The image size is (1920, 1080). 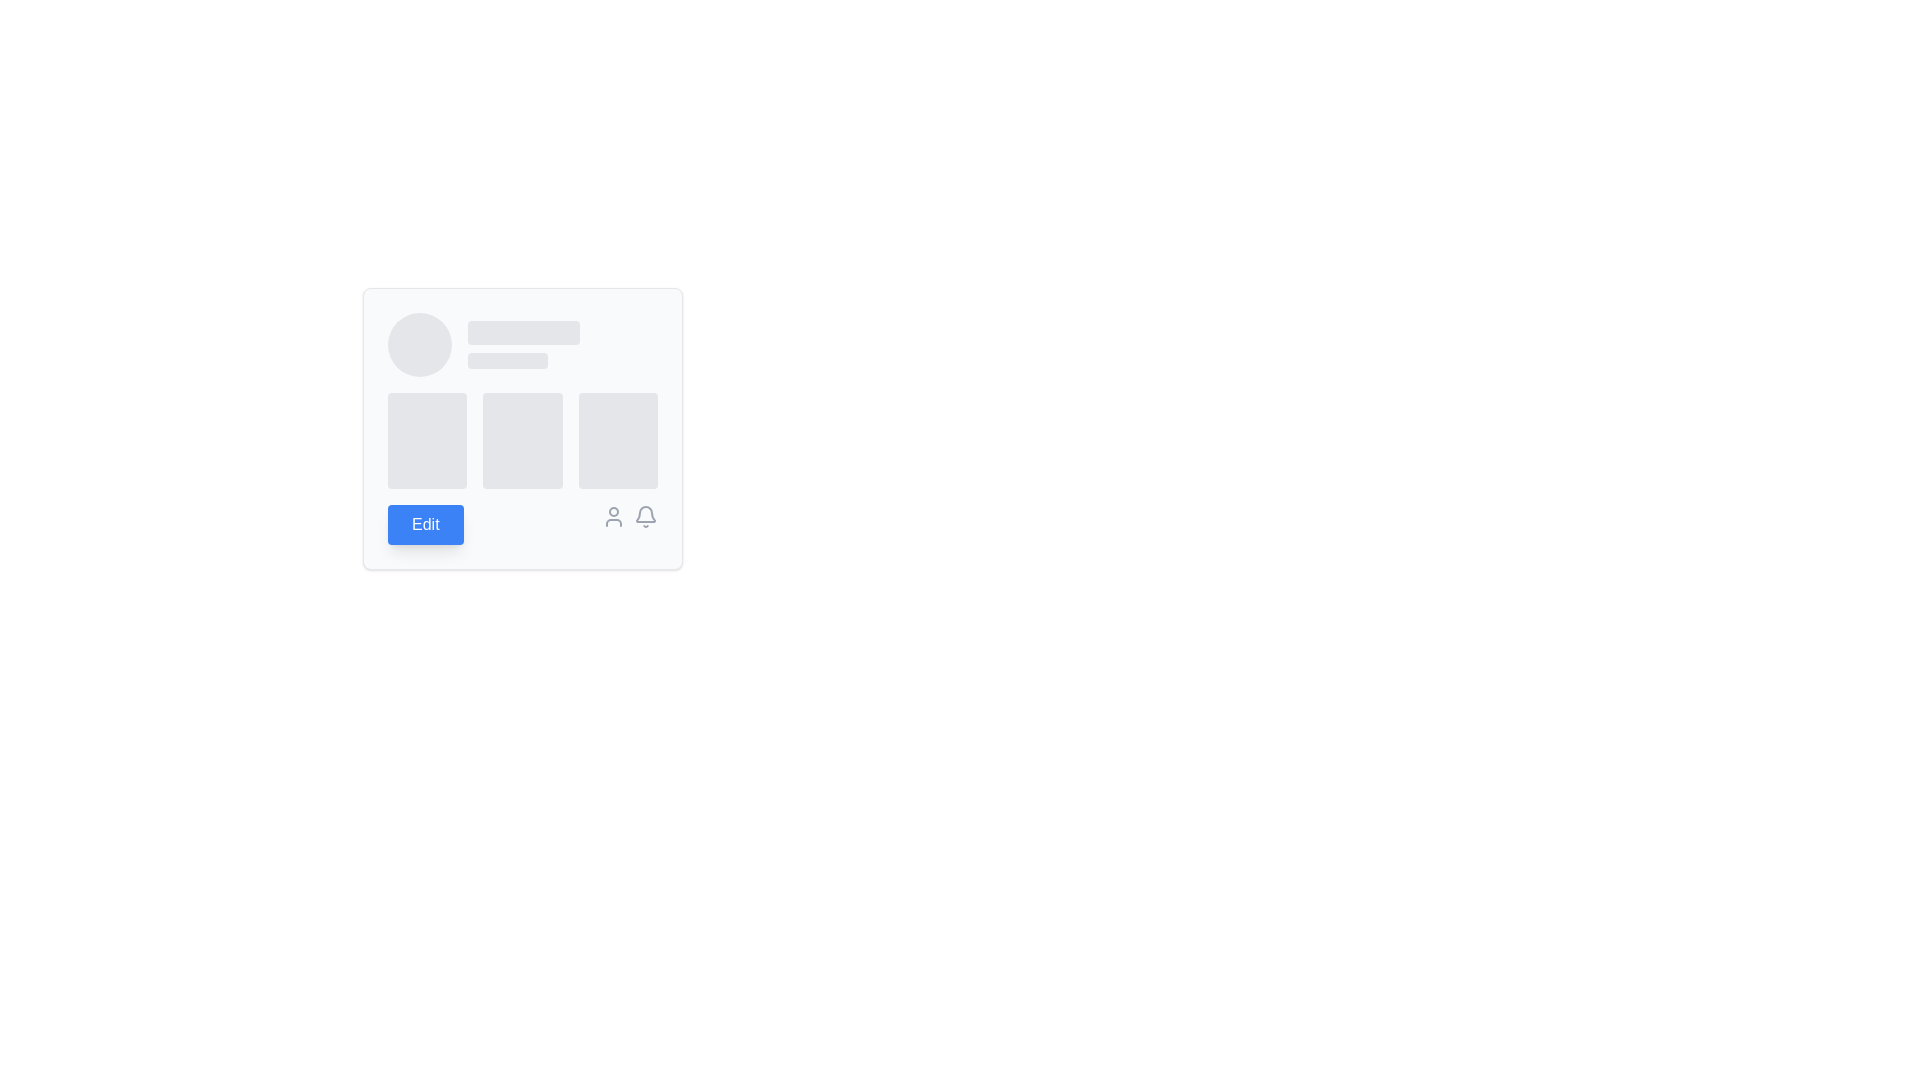 I want to click on the bell icon button located at the bottom-right corner of the card interface, so click(x=646, y=515).